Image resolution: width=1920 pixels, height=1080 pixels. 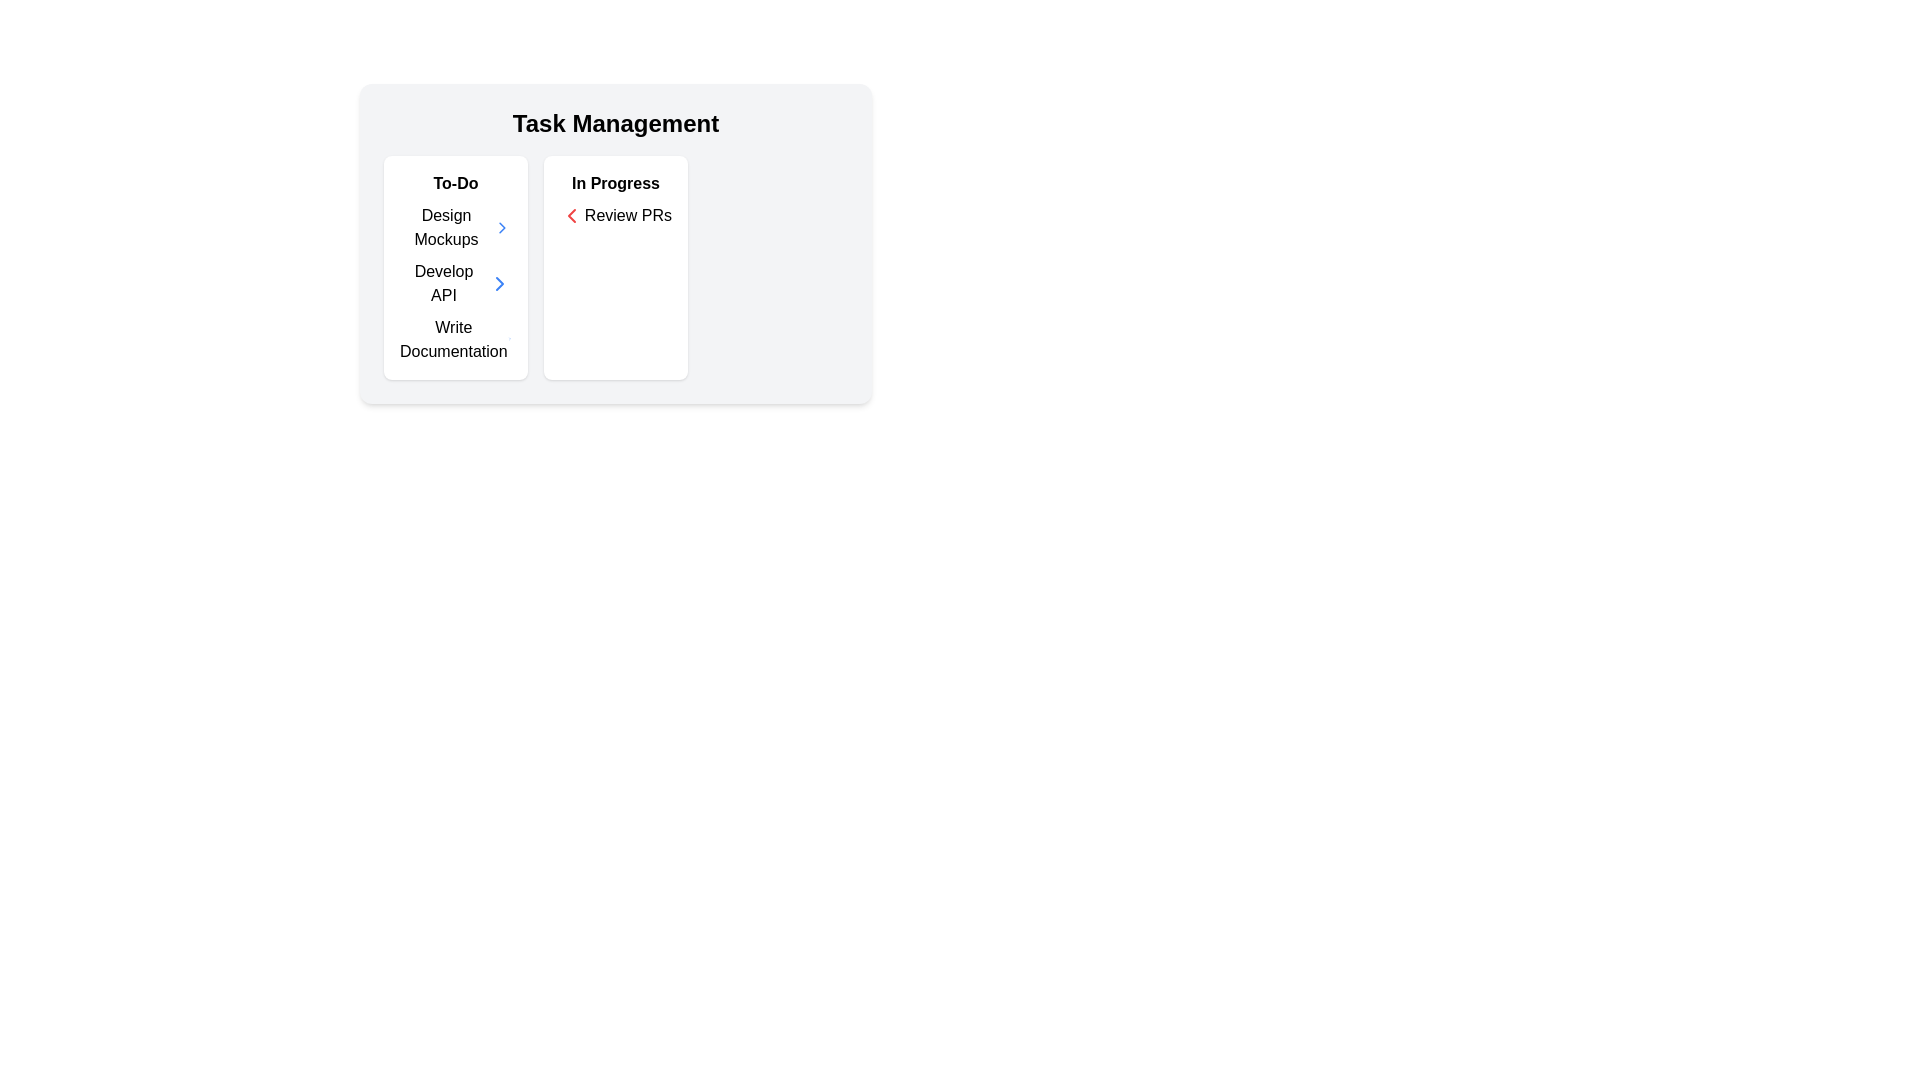 I want to click on the icon located to the far right of the 'Develop API' text in the task management section to change its color, so click(x=499, y=284).